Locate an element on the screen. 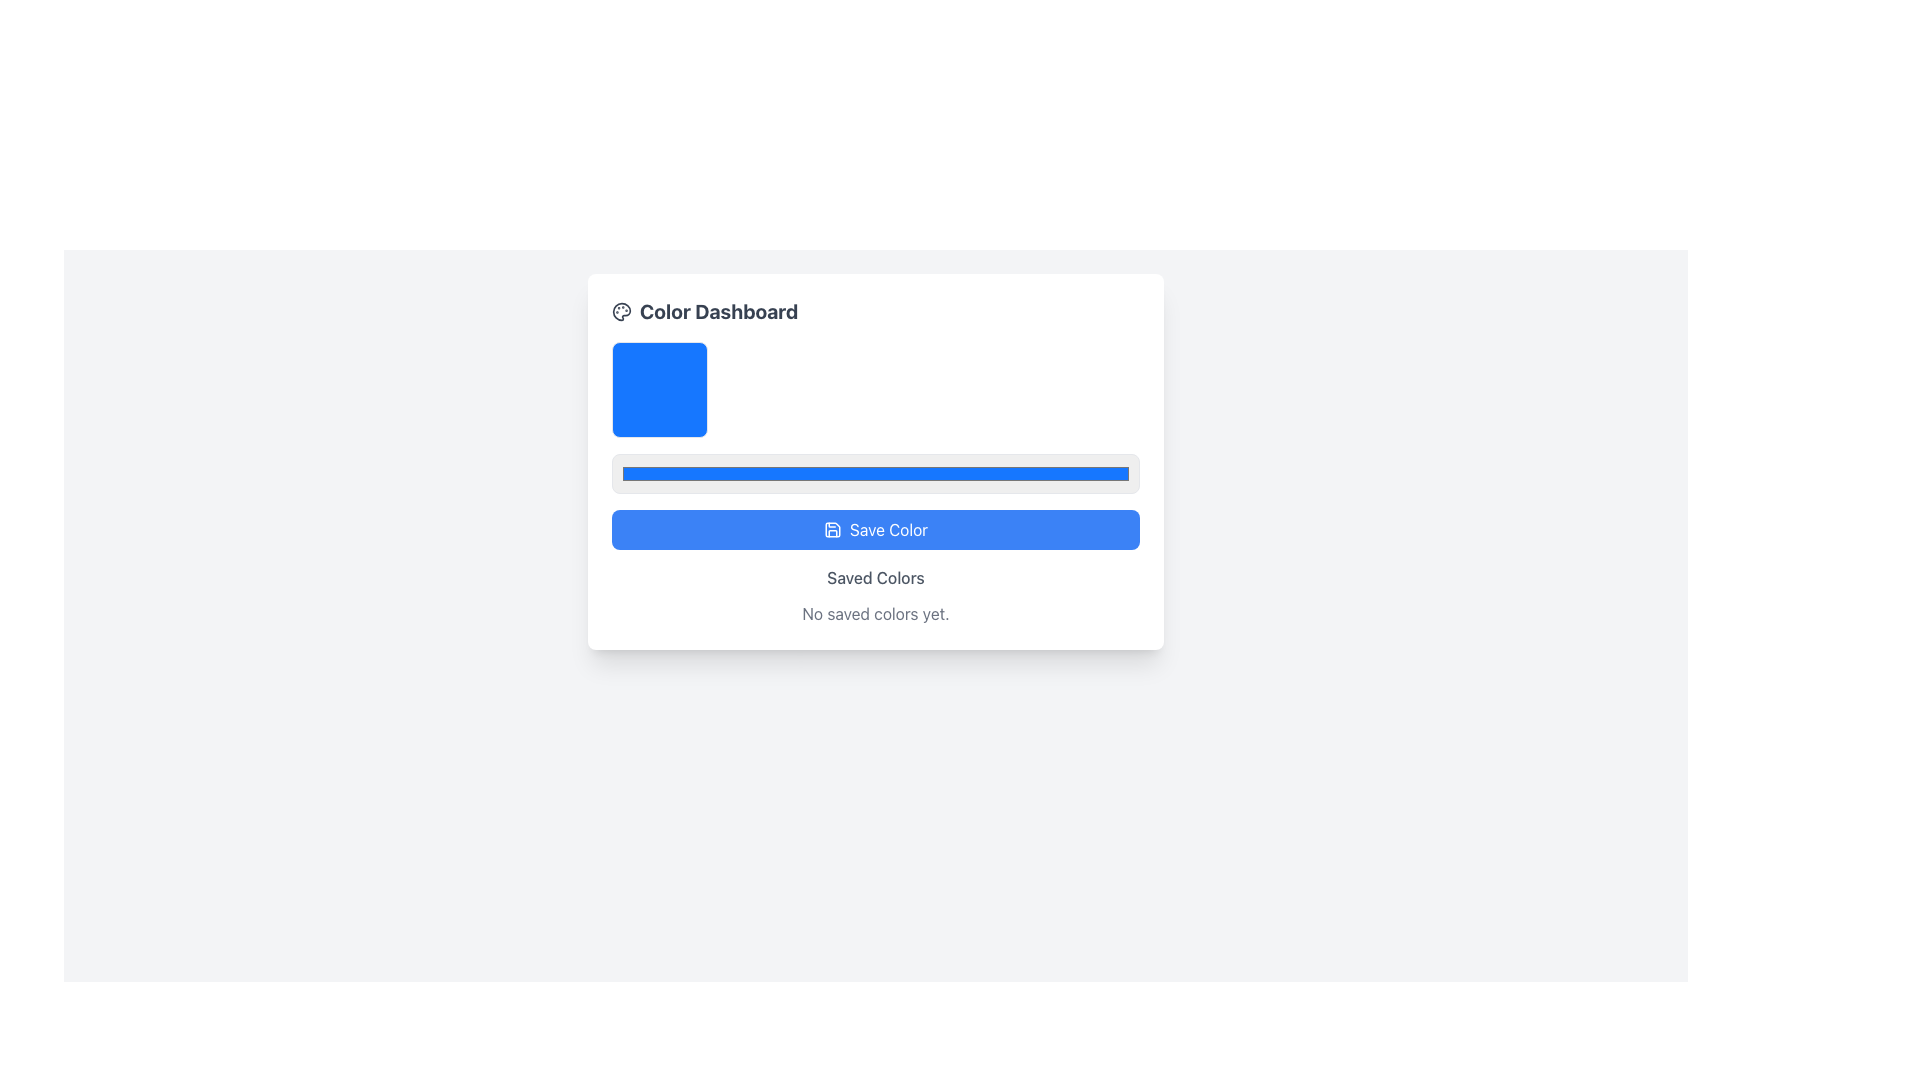 The image size is (1920, 1080). the blue 'Save Color' button with white text and a save icon to observe the hover effect is located at coordinates (875, 528).